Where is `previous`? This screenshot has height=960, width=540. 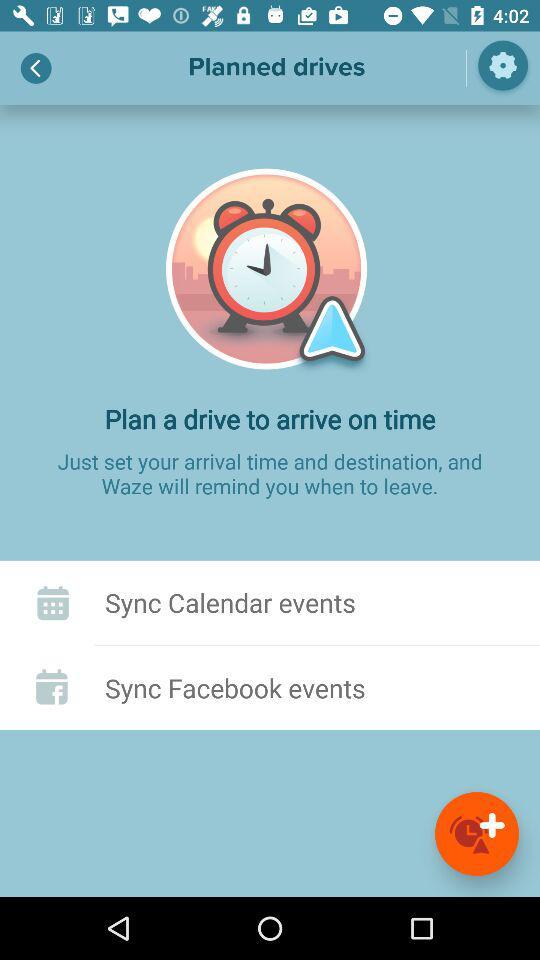
previous is located at coordinates (36, 68).